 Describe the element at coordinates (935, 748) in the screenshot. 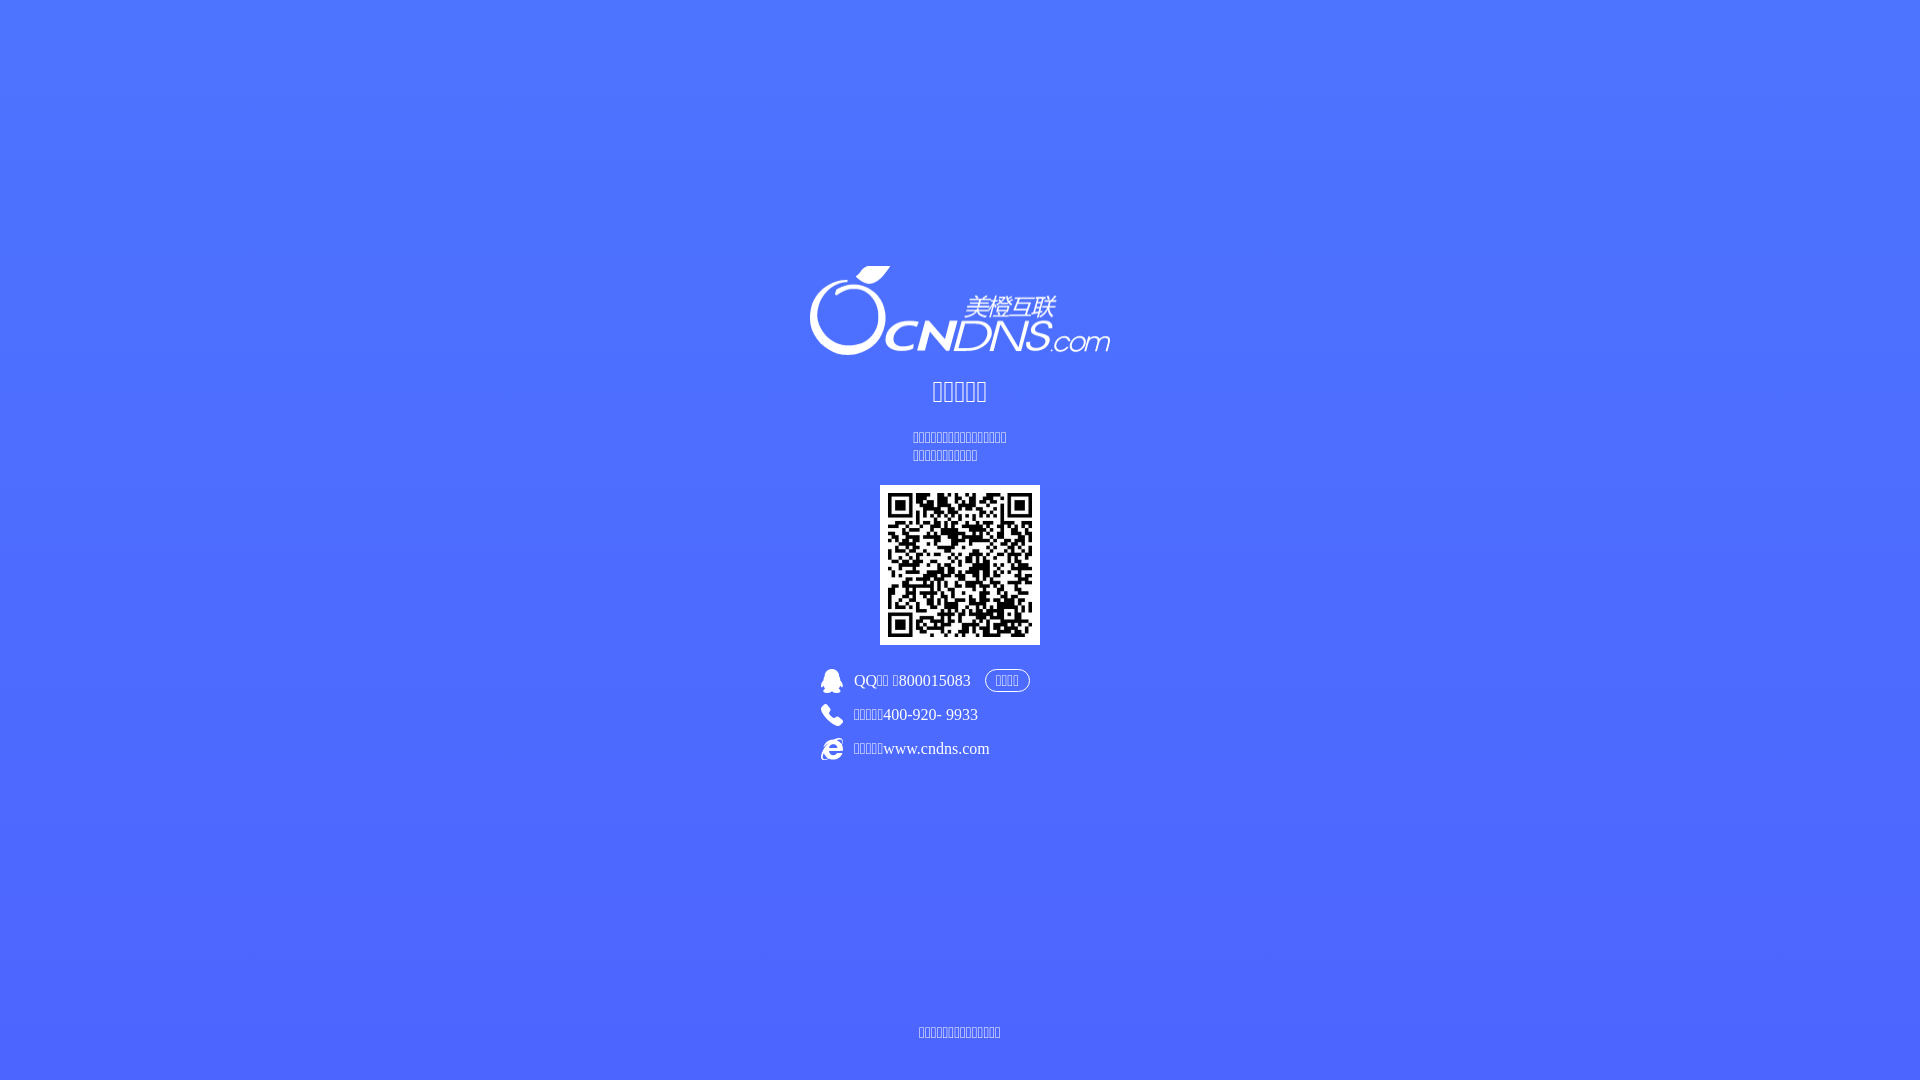

I see `'www.cndns.com'` at that location.